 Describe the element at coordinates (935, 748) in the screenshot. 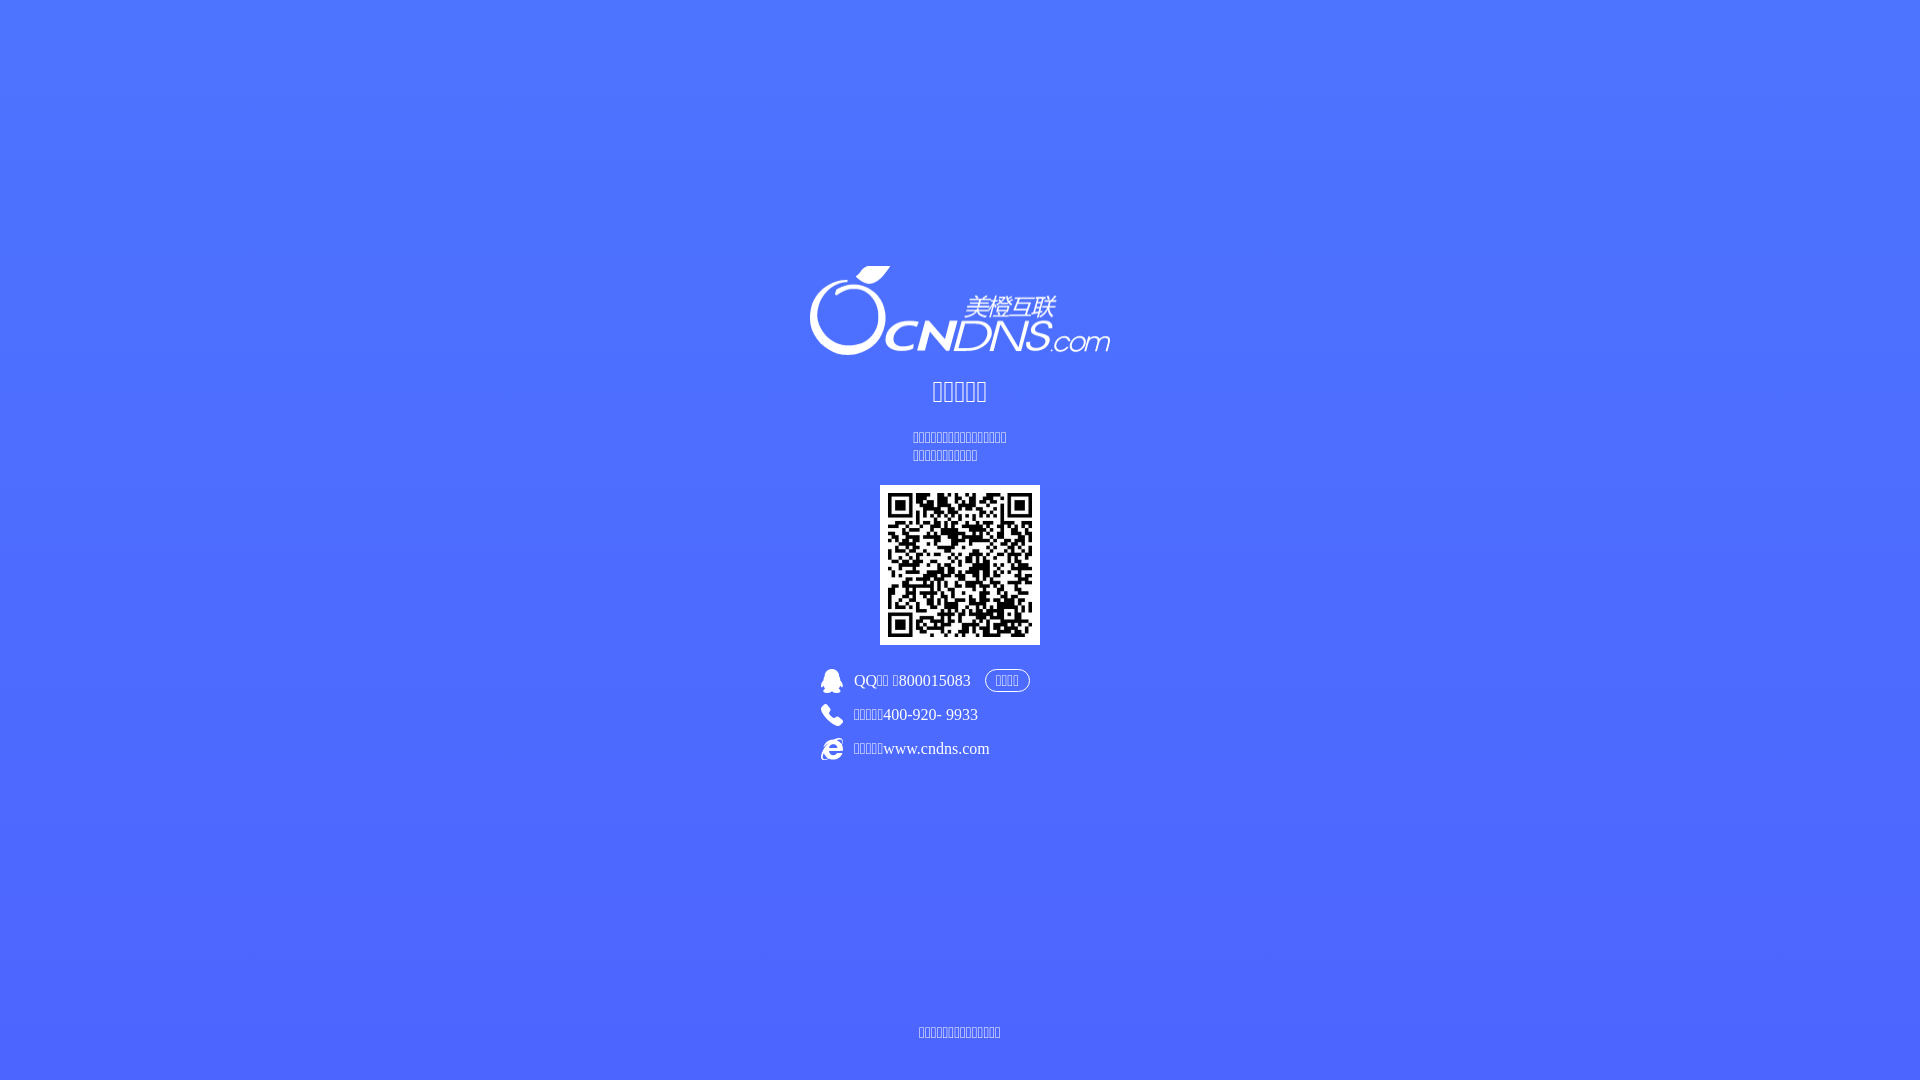

I see `'www.cndns.com'` at that location.